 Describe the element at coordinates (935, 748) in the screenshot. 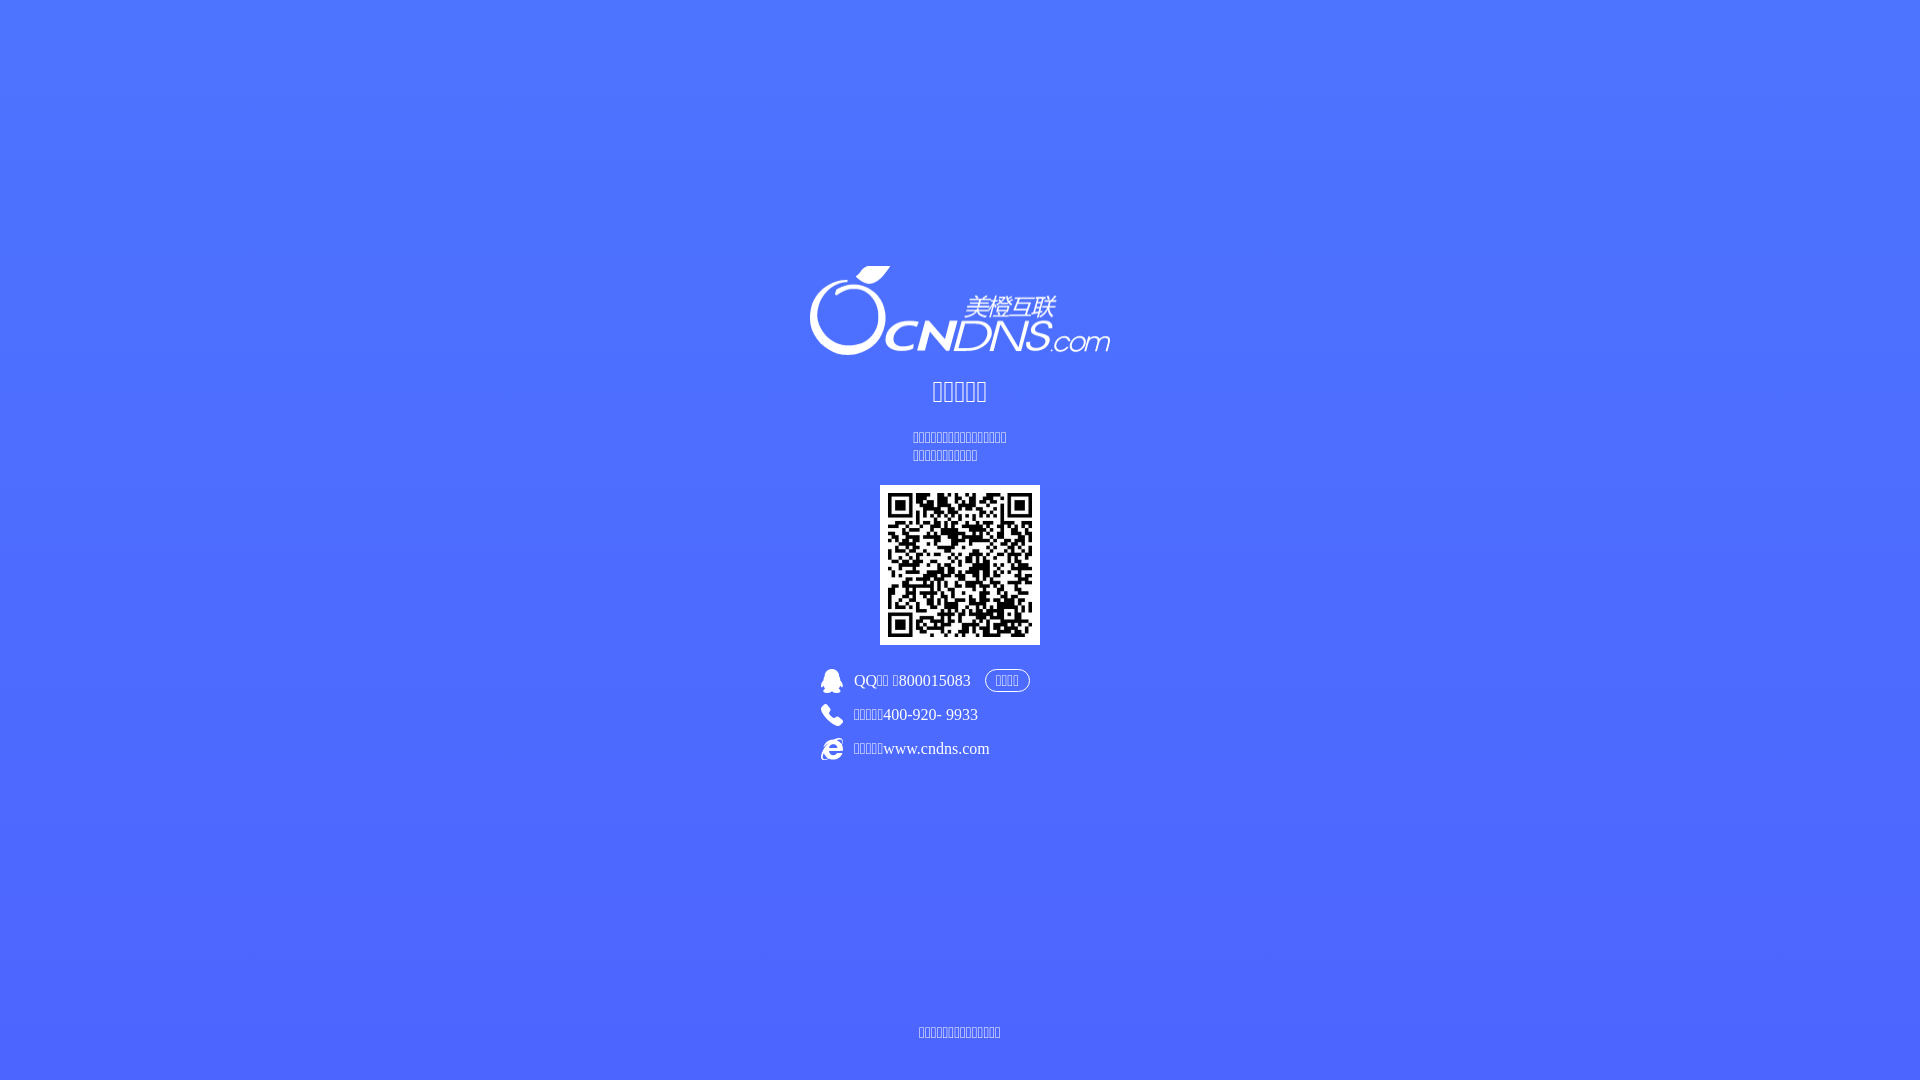

I see `'www.cndns.com'` at that location.